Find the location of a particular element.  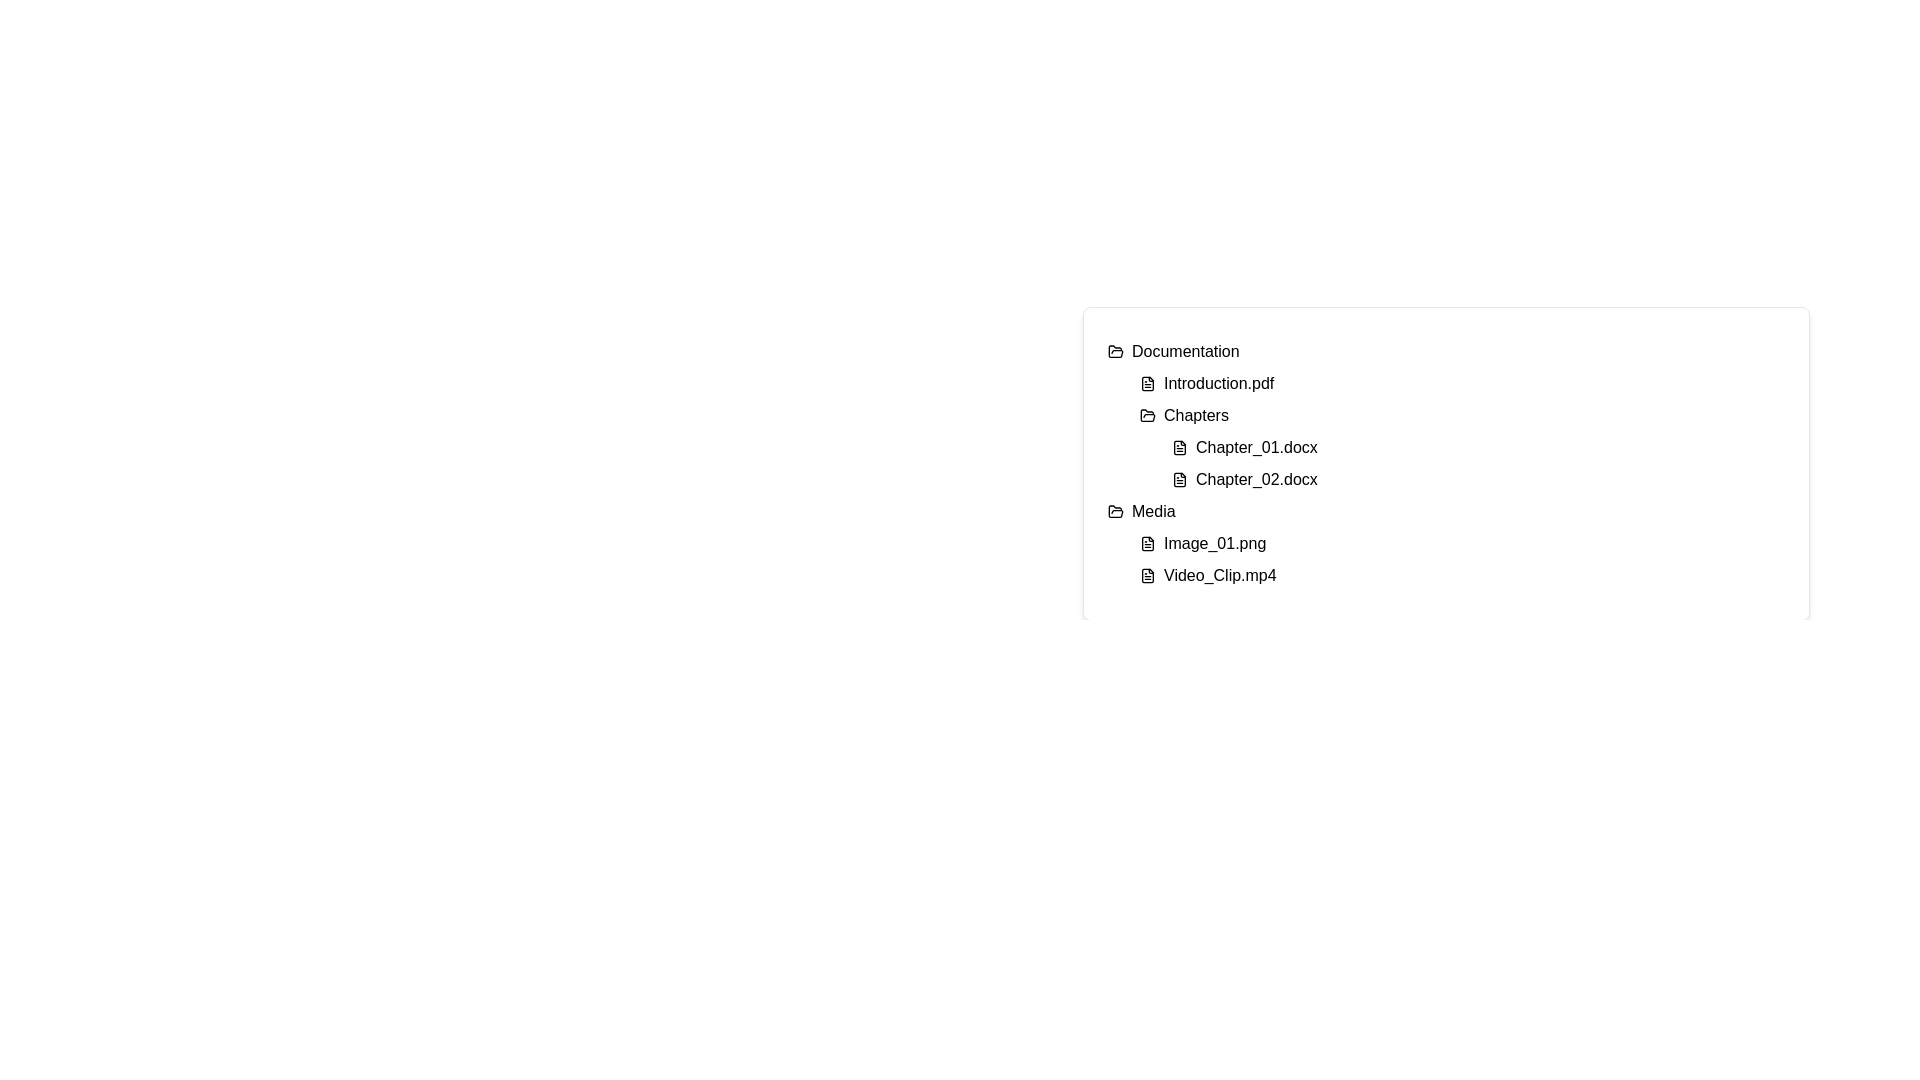

the graphical folder icon located is located at coordinates (1115, 350).